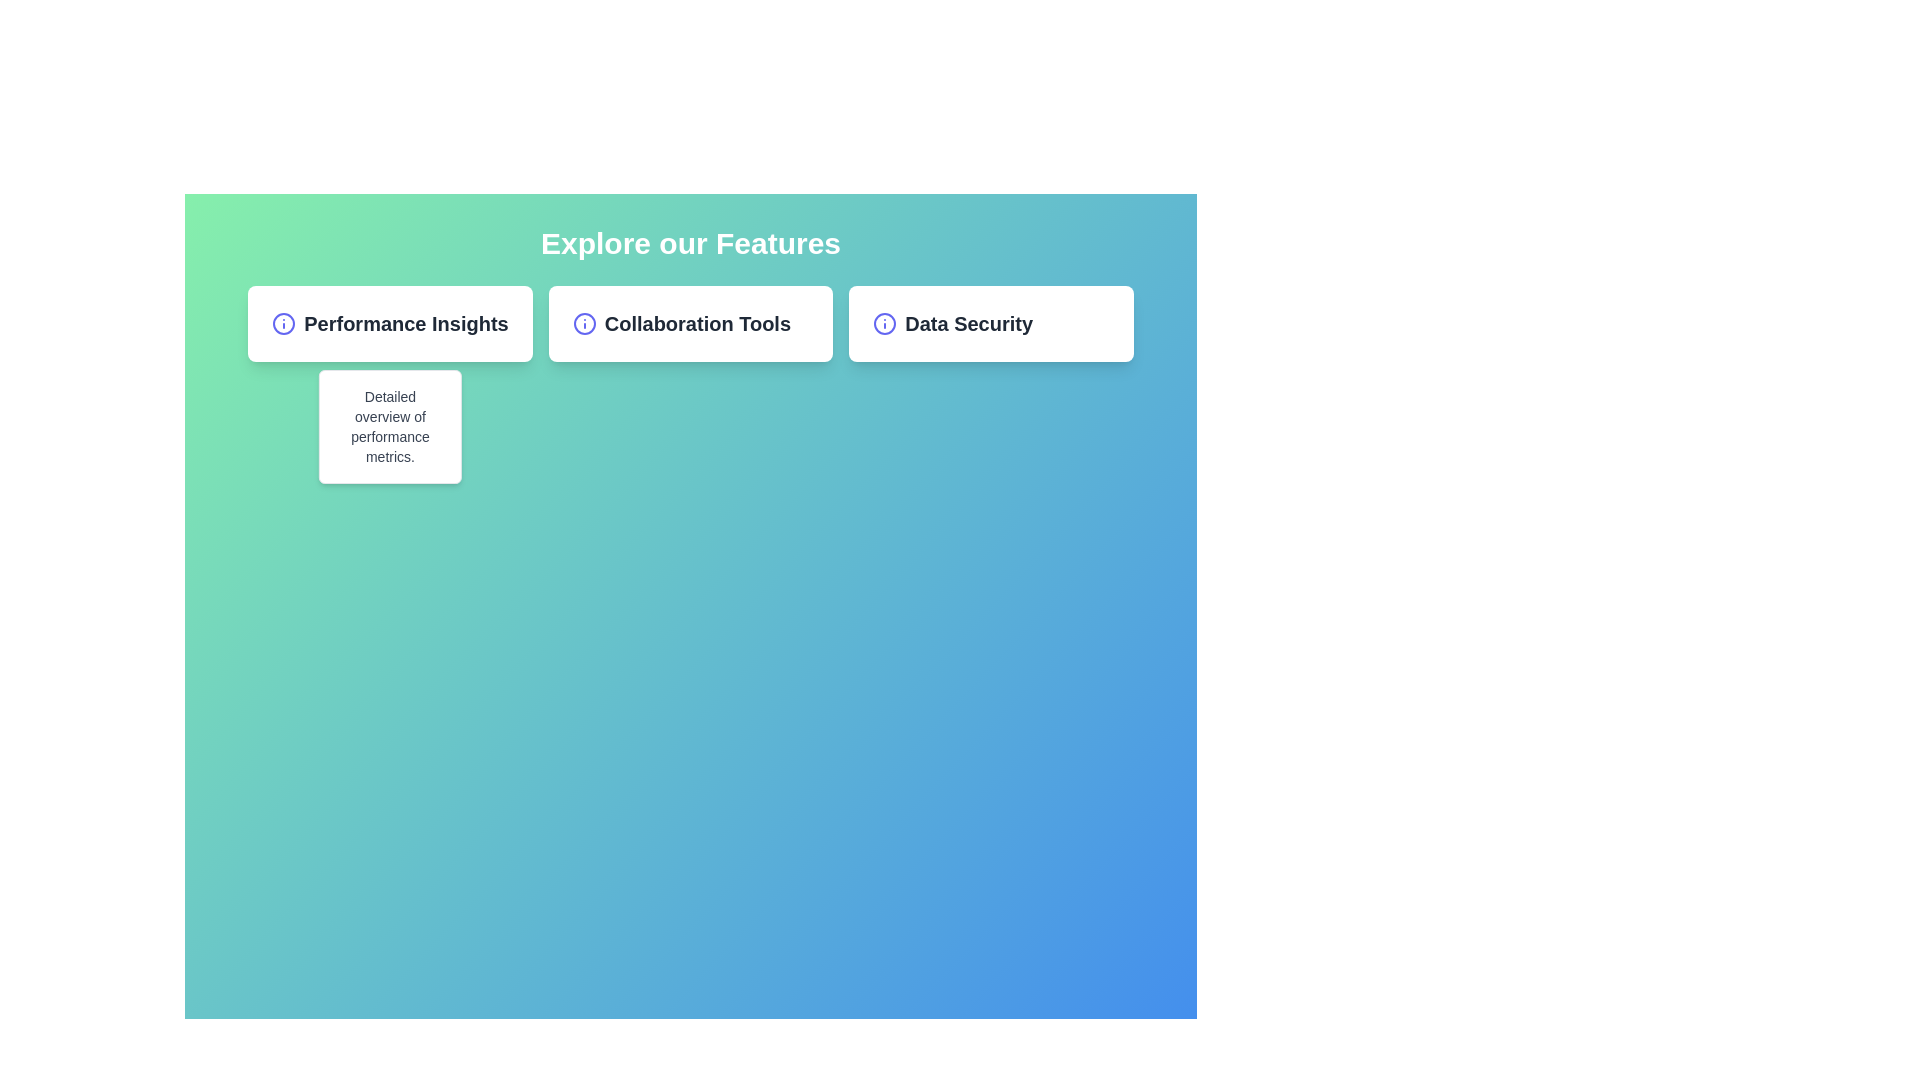  What do you see at coordinates (697, 323) in the screenshot?
I see `the static text label that reads 'Collaboration Tools', which is styled with a bold and large font and located in the middle of three horizontally aligned cards beneath the heading 'Explore our Features'` at bounding box center [697, 323].